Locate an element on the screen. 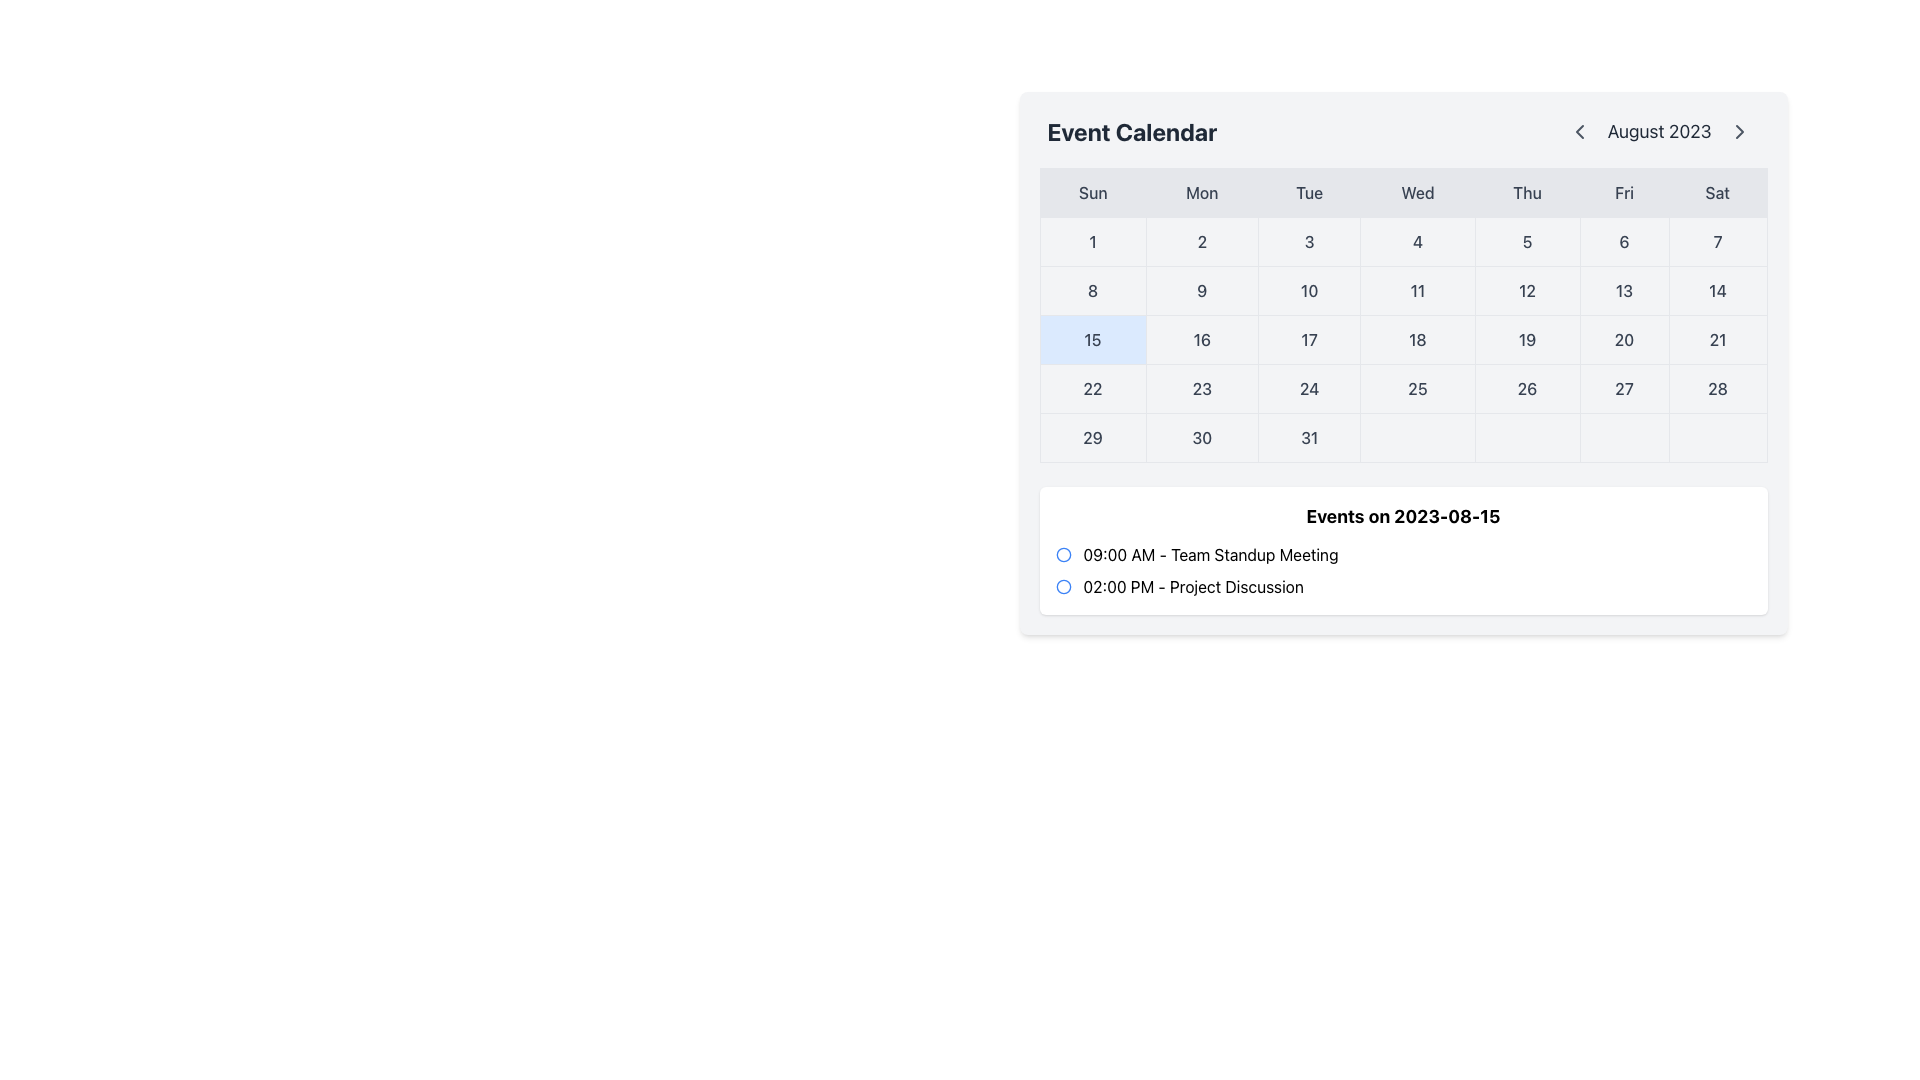 The width and height of the screenshot is (1920, 1080). the static display text element showing '13' in the calendar grid, which is styled with a gray border and is centrally aligned is located at coordinates (1624, 290).